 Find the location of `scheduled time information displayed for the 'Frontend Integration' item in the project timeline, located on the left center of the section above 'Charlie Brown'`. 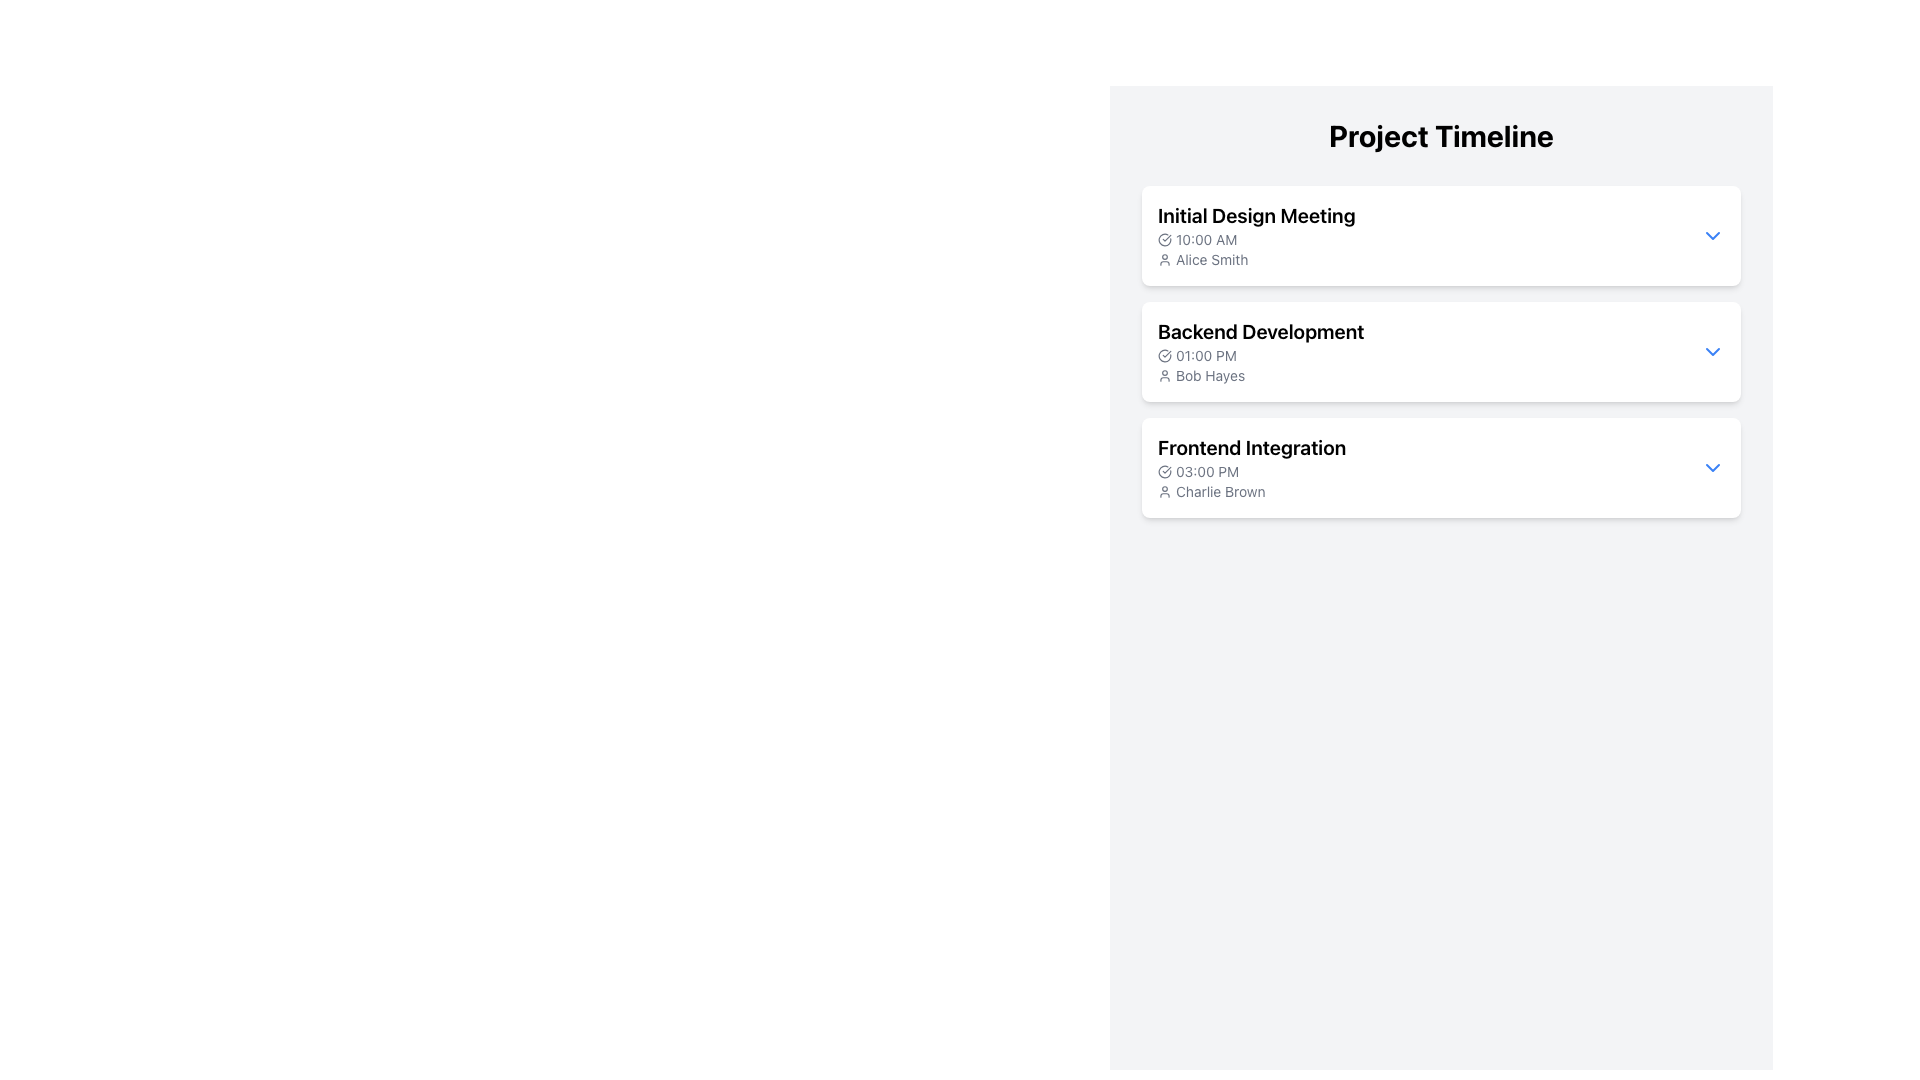

scheduled time information displayed for the 'Frontend Integration' item in the project timeline, located on the left center of the section above 'Charlie Brown' is located at coordinates (1251, 471).